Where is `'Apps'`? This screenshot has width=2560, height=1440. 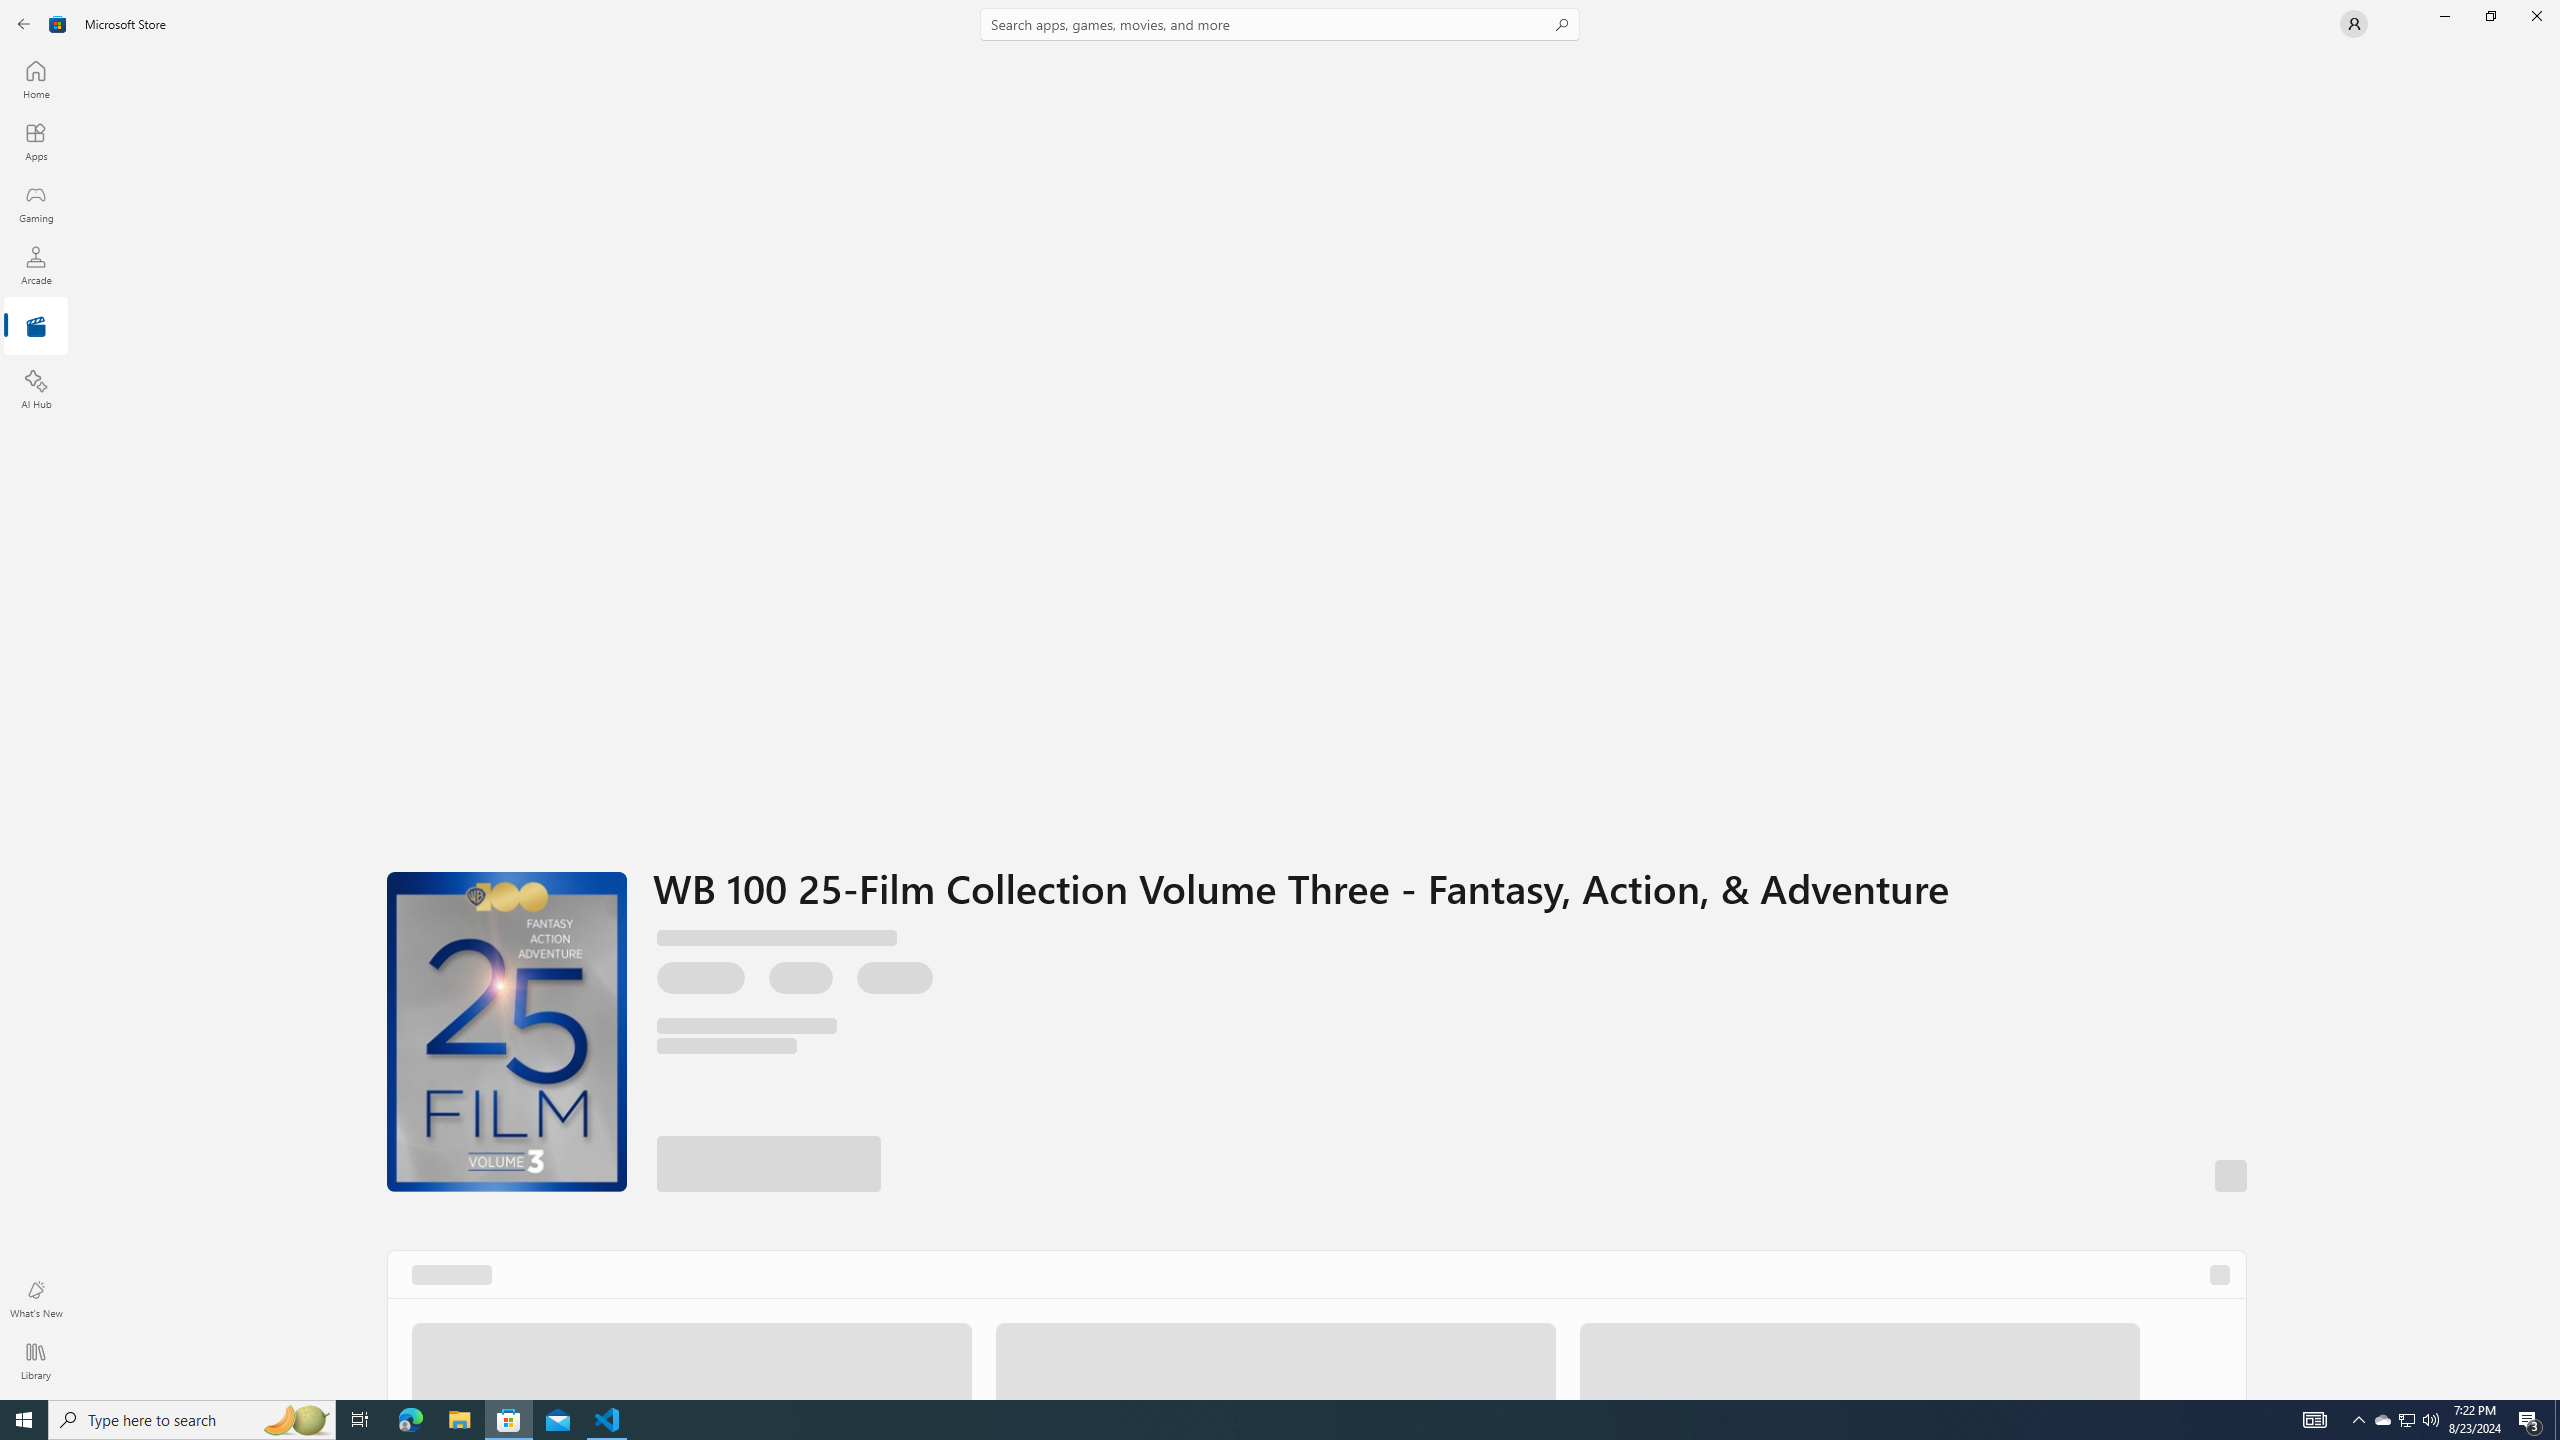 'Apps' is located at coordinates (34, 141).